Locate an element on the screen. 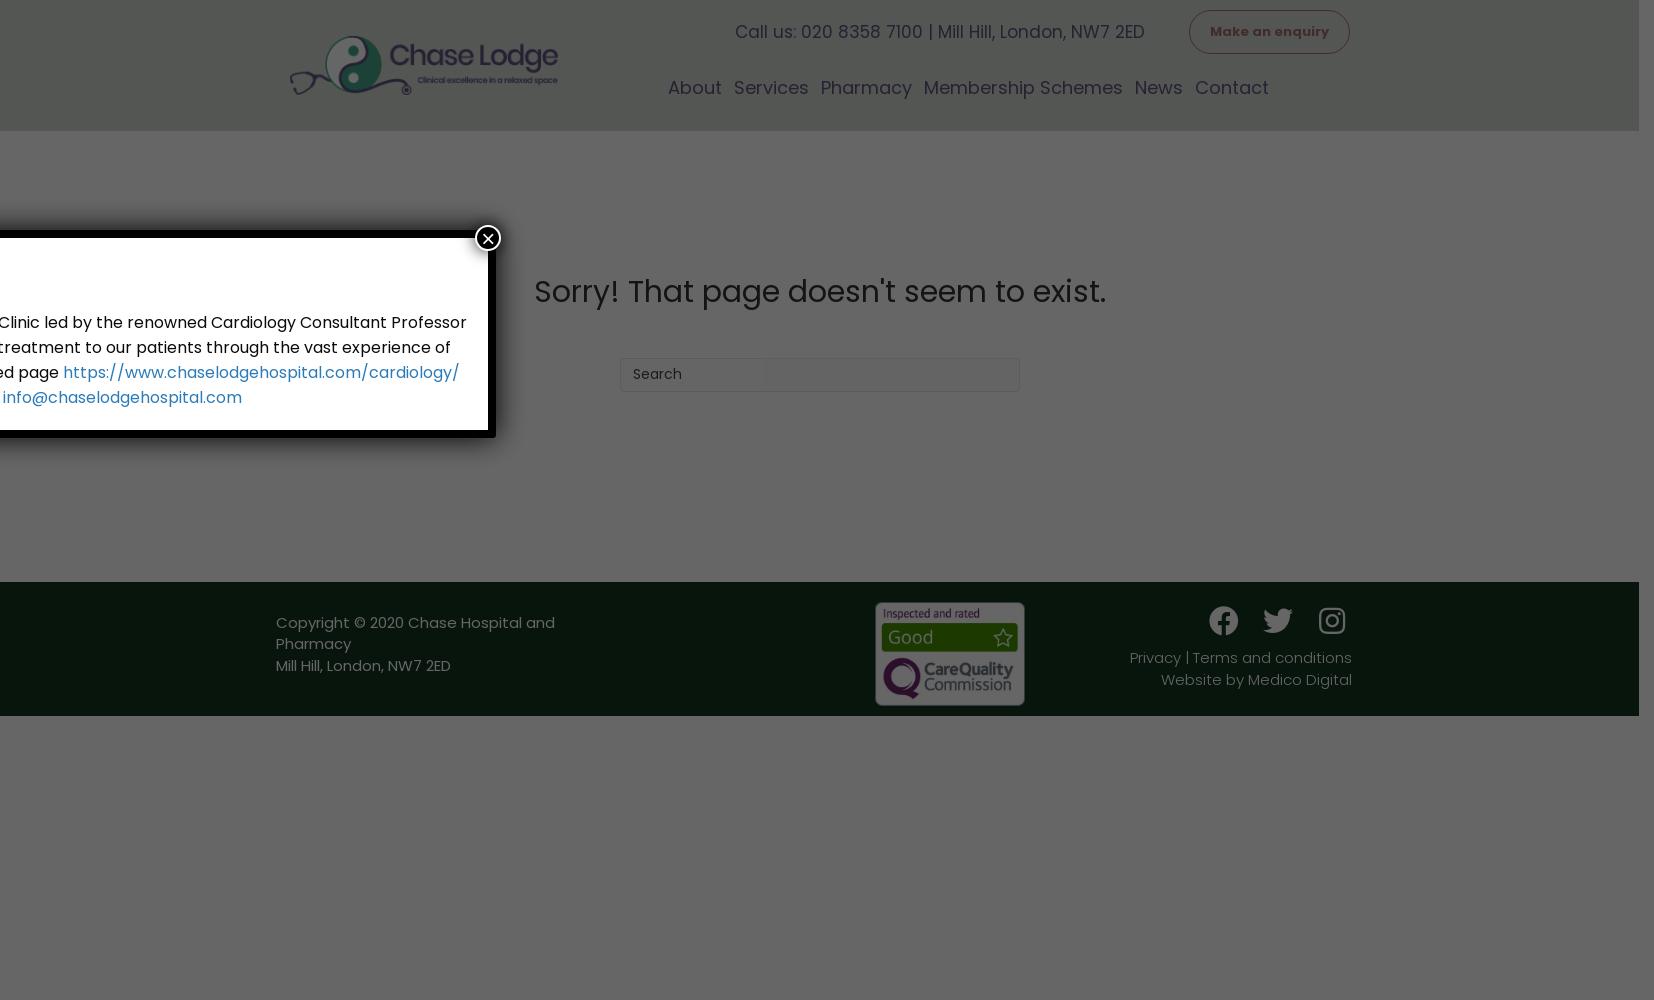  'Membership Schemes' is located at coordinates (1022, 85).